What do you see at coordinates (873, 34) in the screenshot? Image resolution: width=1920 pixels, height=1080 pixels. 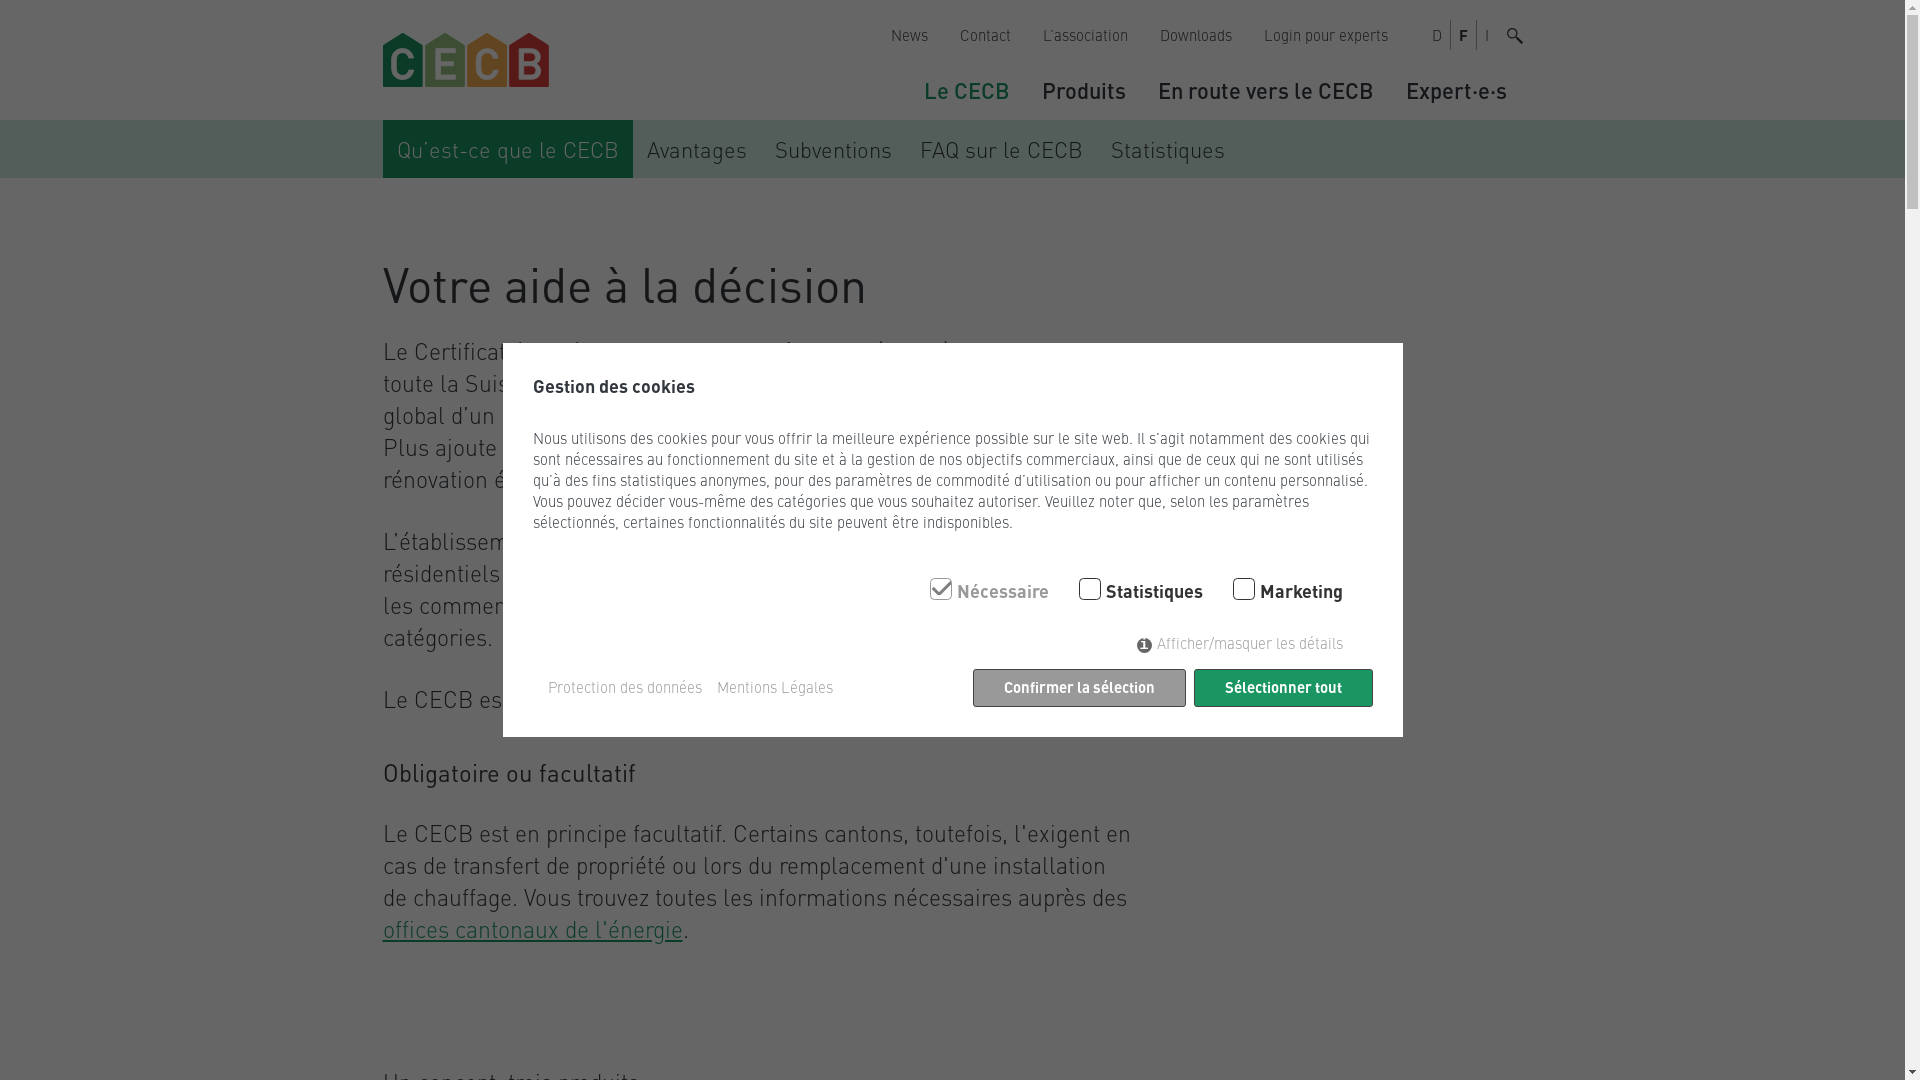 I see `'News'` at bounding box center [873, 34].